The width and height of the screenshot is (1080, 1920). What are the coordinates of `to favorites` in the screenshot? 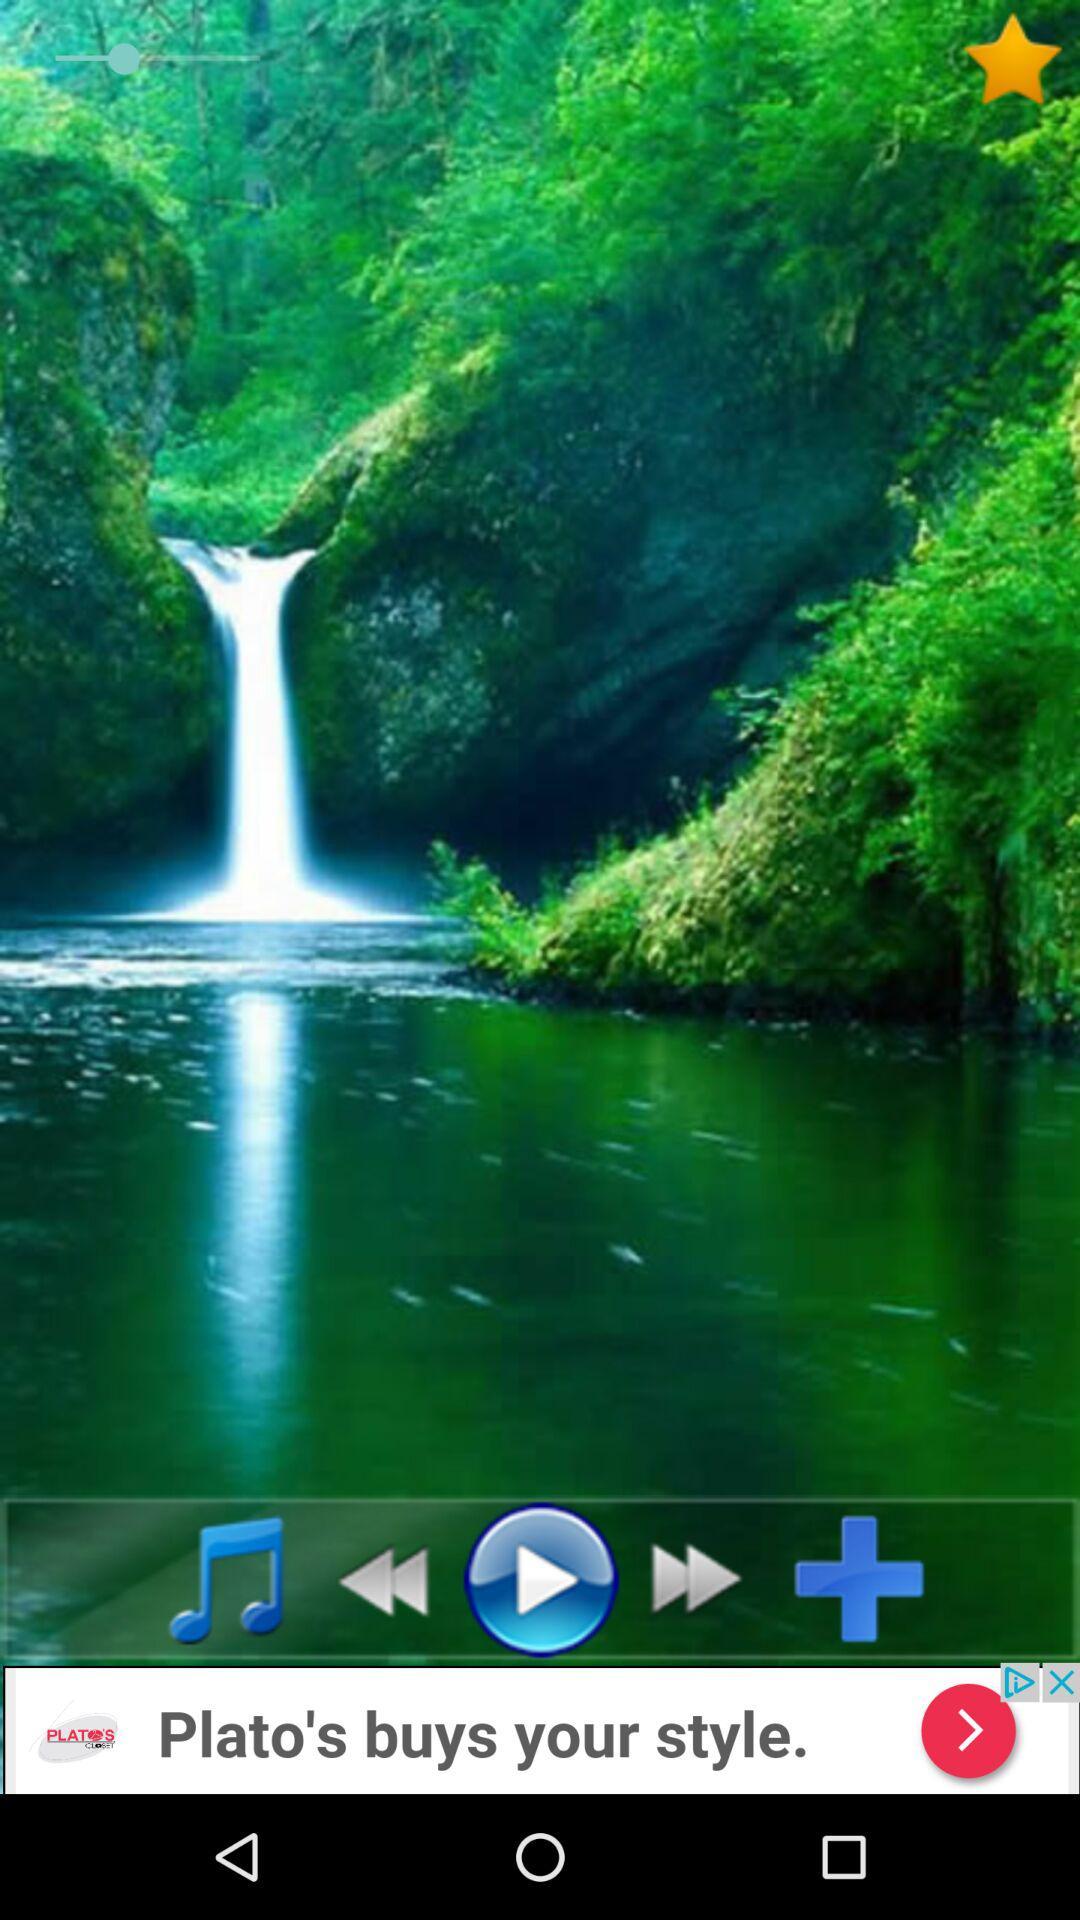 It's located at (1020, 59).